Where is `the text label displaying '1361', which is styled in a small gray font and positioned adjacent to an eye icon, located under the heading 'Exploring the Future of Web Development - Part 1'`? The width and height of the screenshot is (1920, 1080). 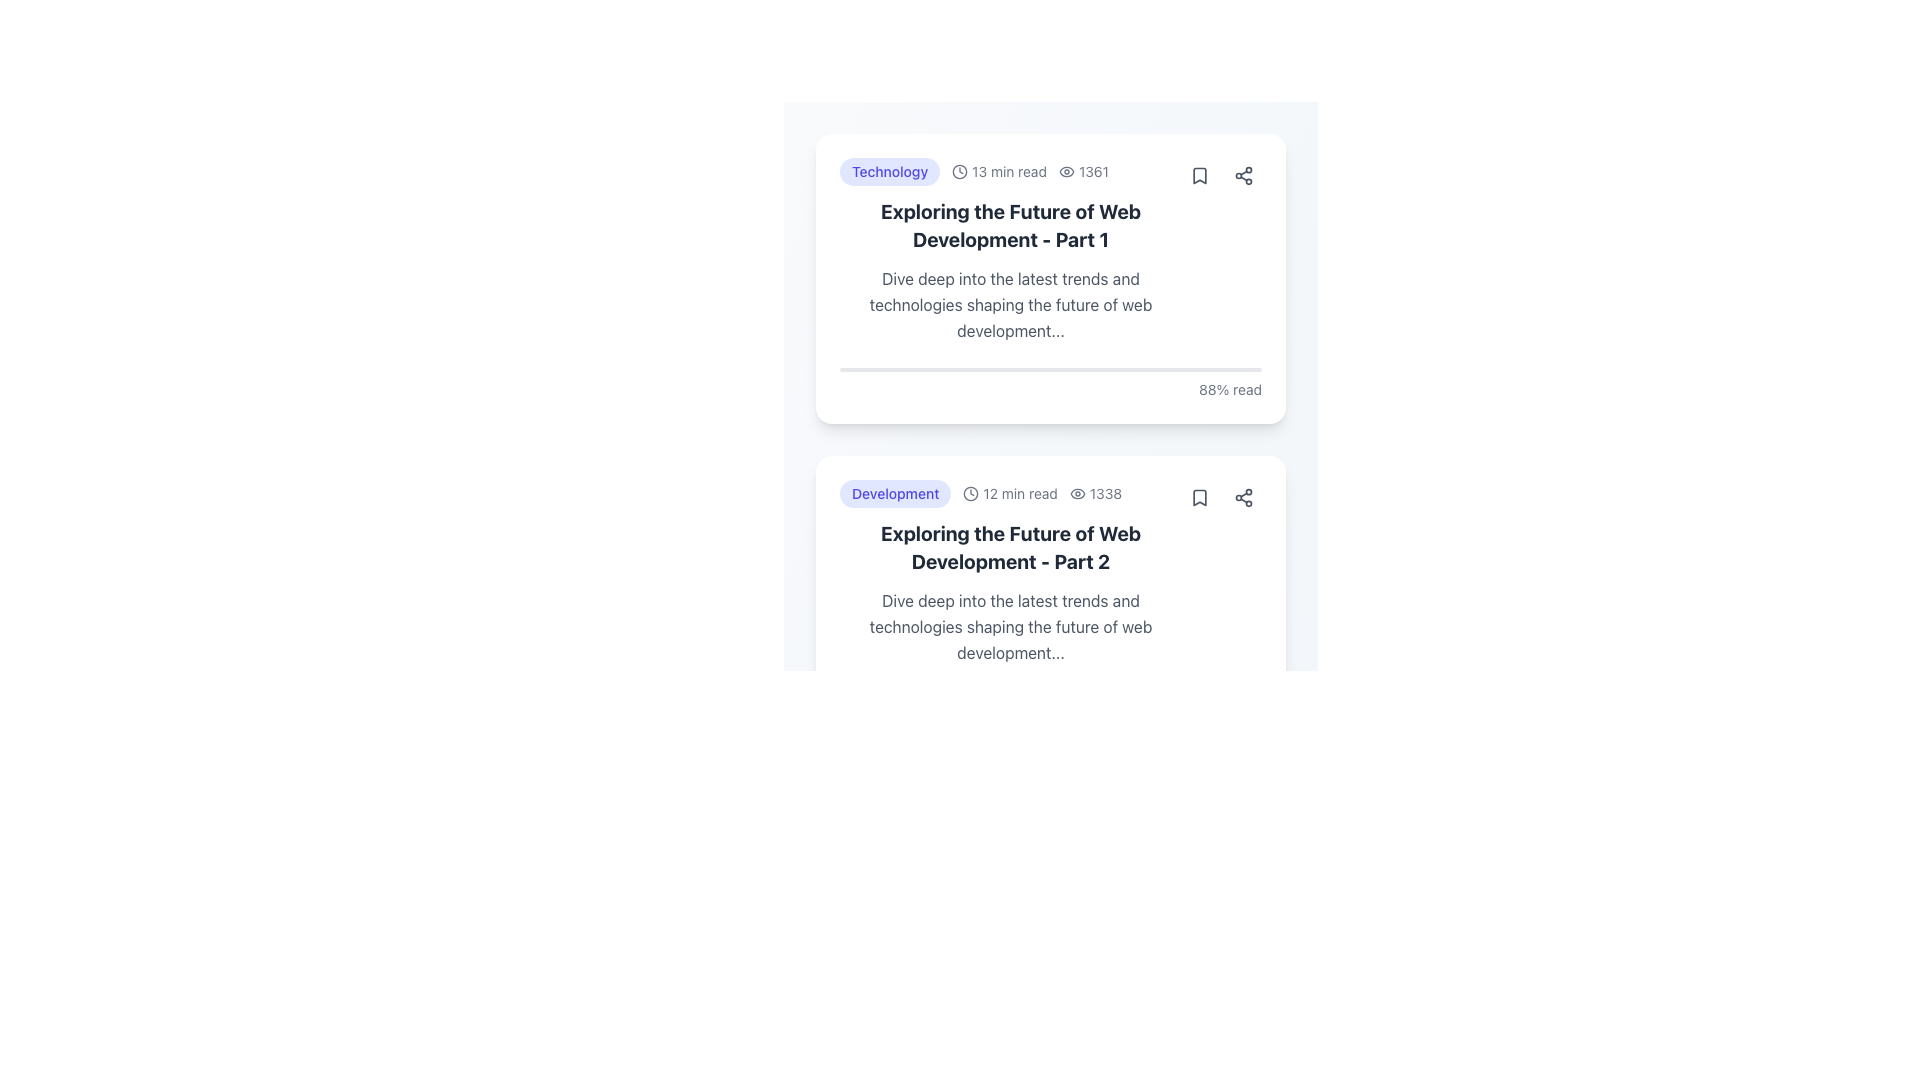 the text label displaying '1361', which is styled in a small gray font and positioned adjacent to an eye icon, located under the heading 'Exploring the Future of Web Development - Part 1' is located at coordinates (1083, 171).